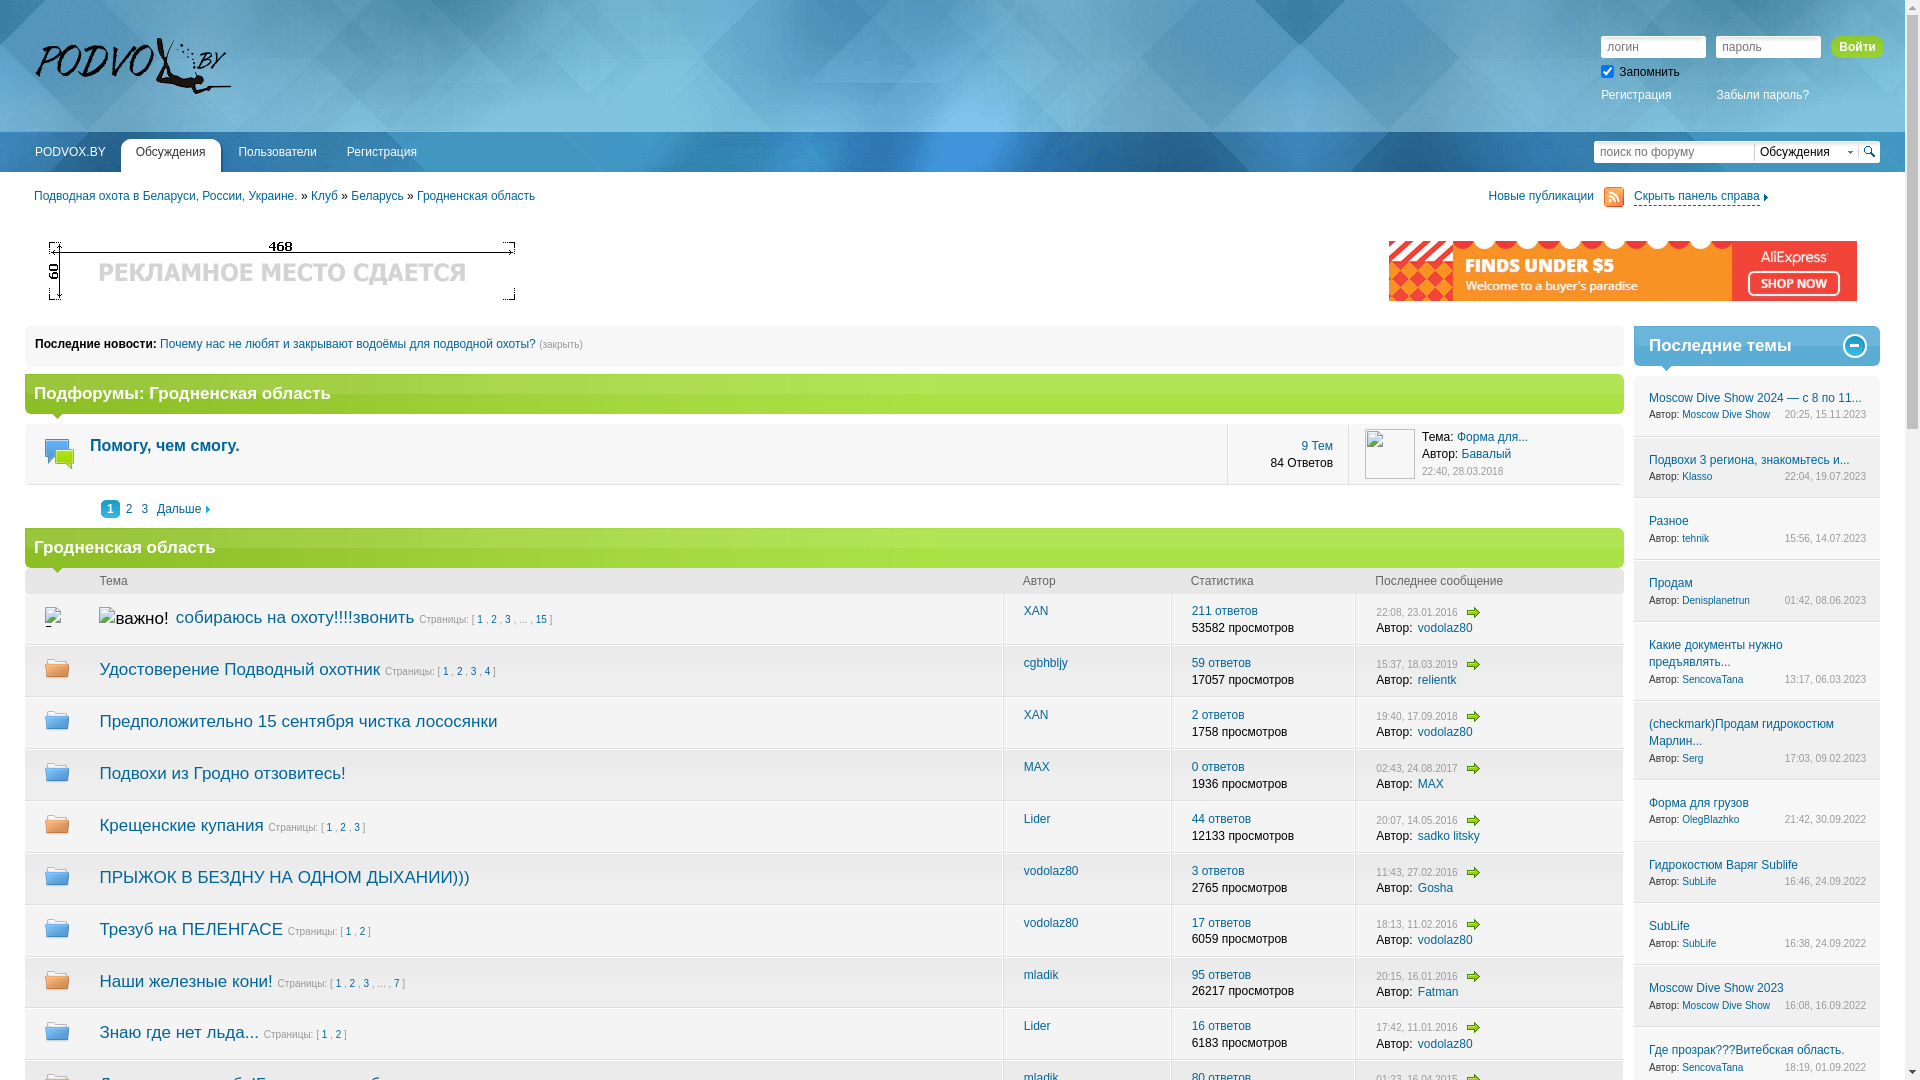 The height and width of the screenshot is (1080, 1920). I want to click on 'Klasso', so click(1696, 476).